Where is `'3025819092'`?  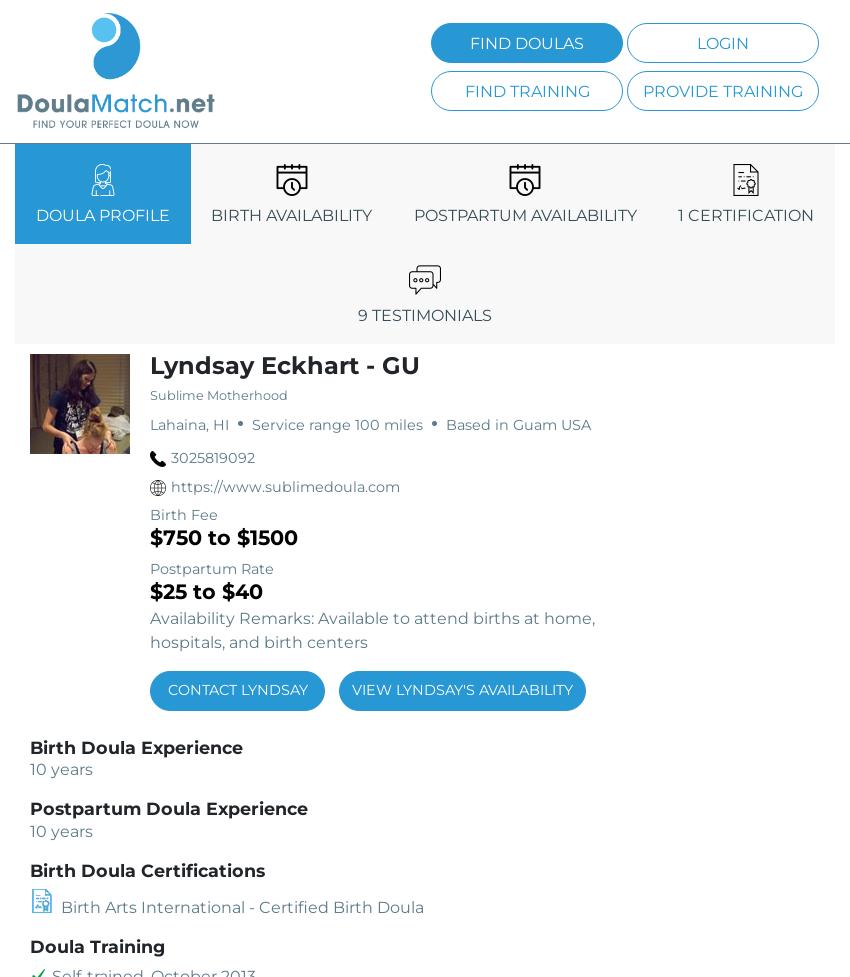
'3025819092' is located at coordinates (212, 458).